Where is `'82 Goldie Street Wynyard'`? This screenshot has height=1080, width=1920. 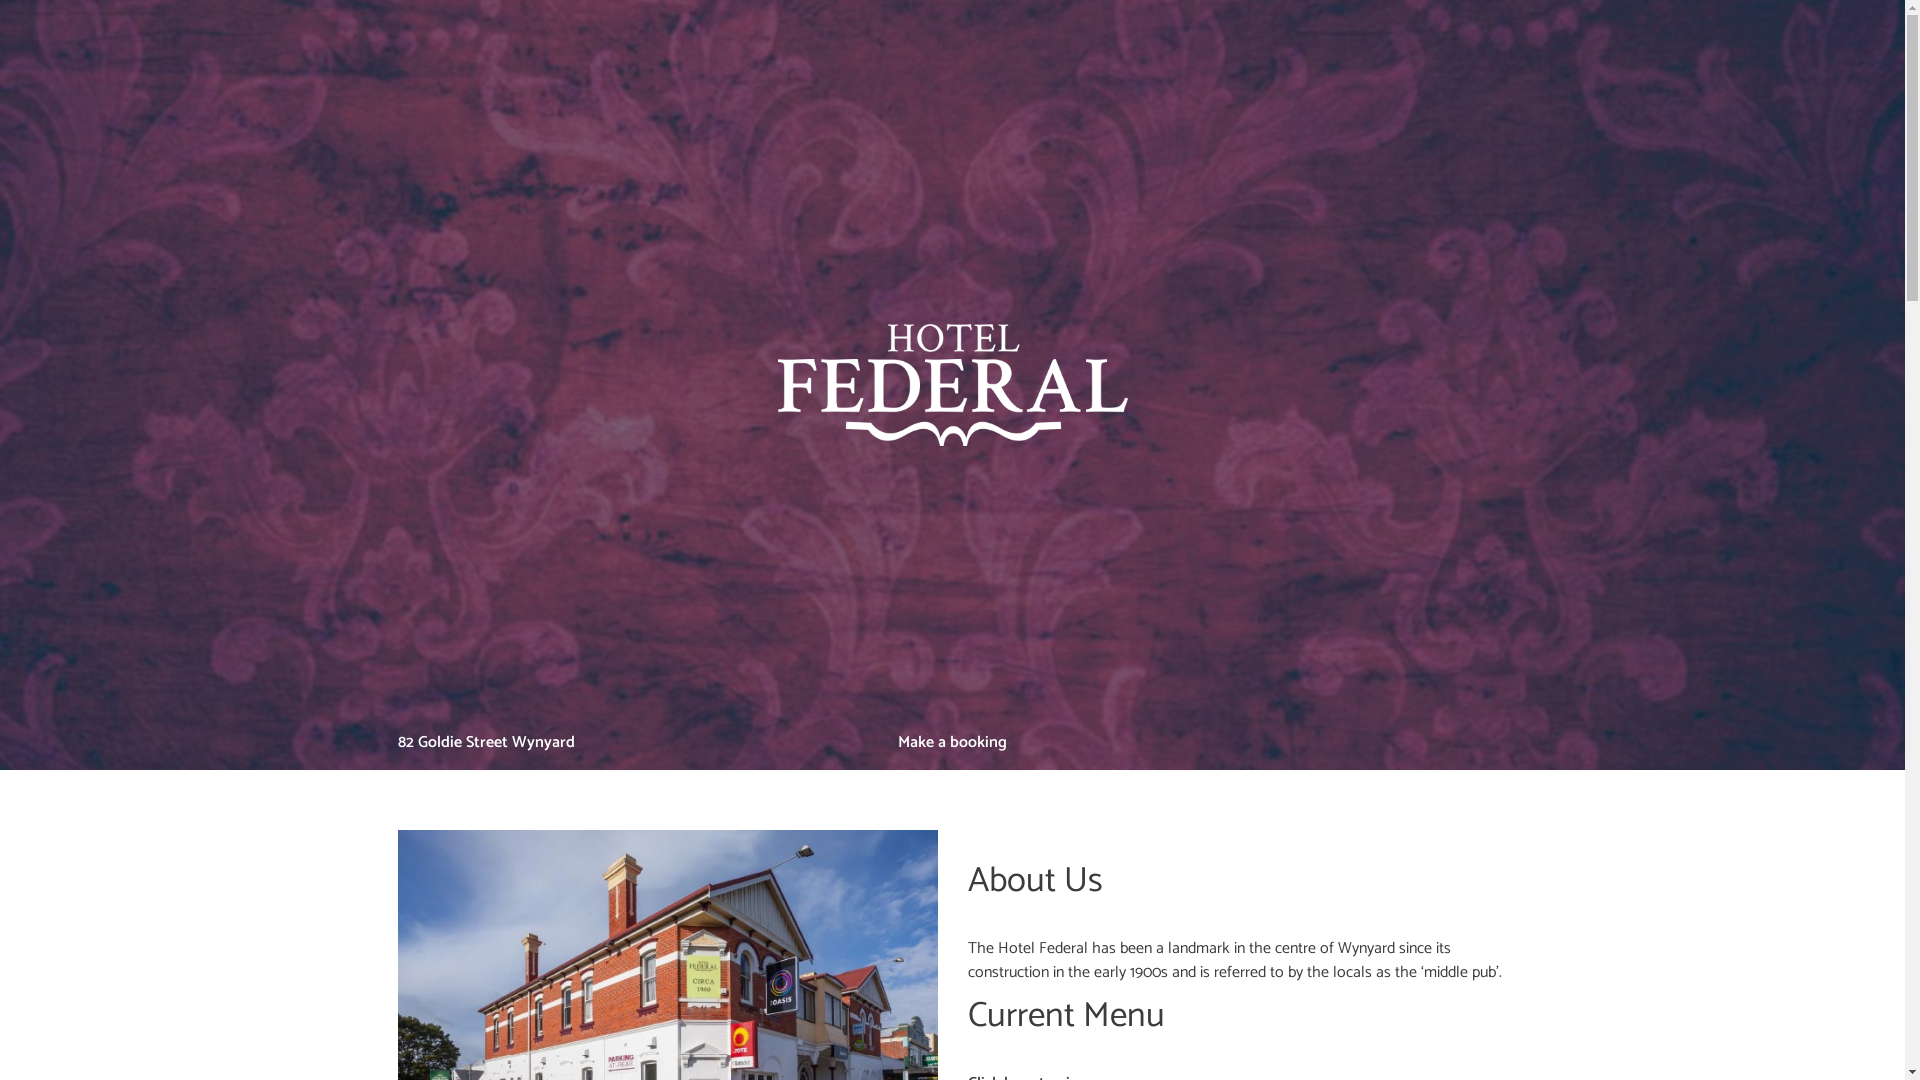 '82 Goldie Street Wynyard' is located at coordinates (486, 742).